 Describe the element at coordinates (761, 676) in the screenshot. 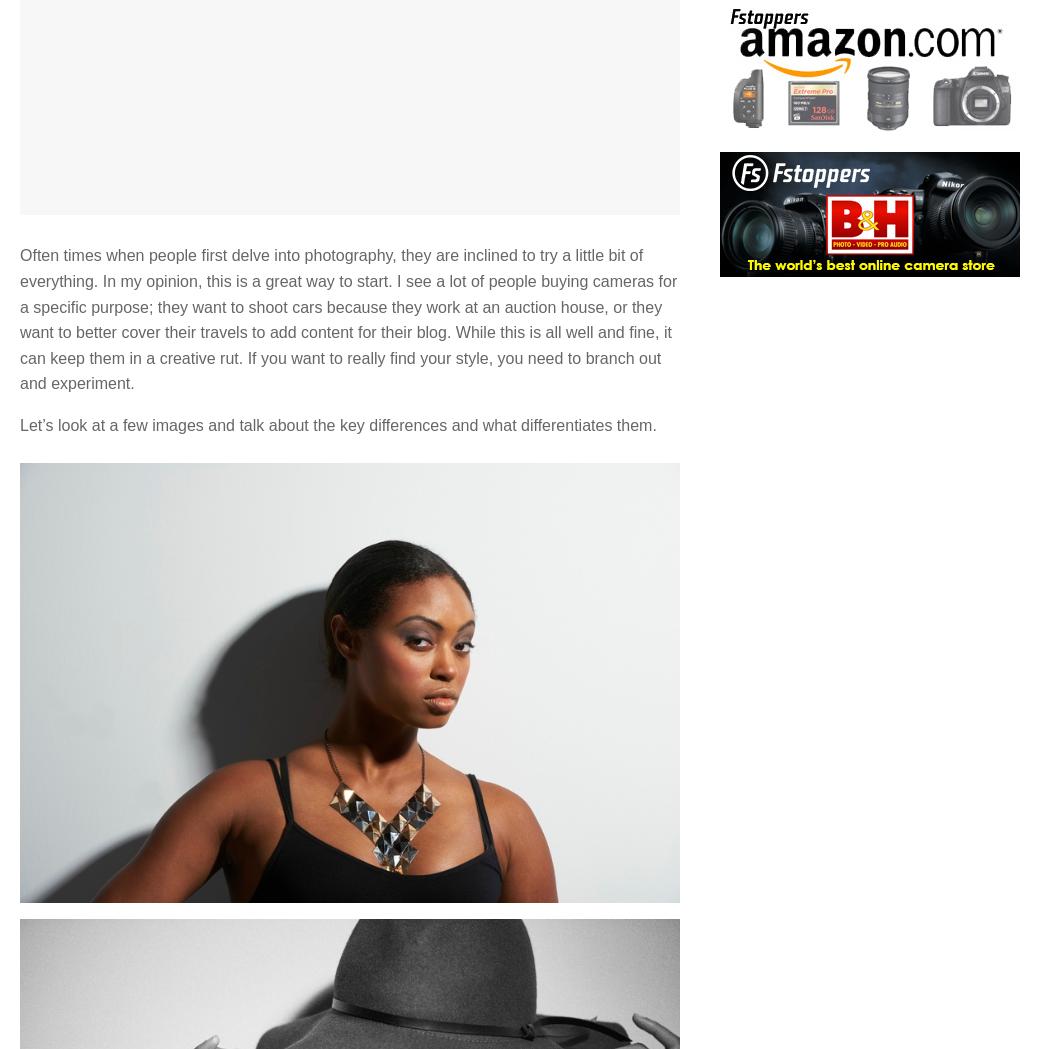

I see `'Contact Us'` at that location.